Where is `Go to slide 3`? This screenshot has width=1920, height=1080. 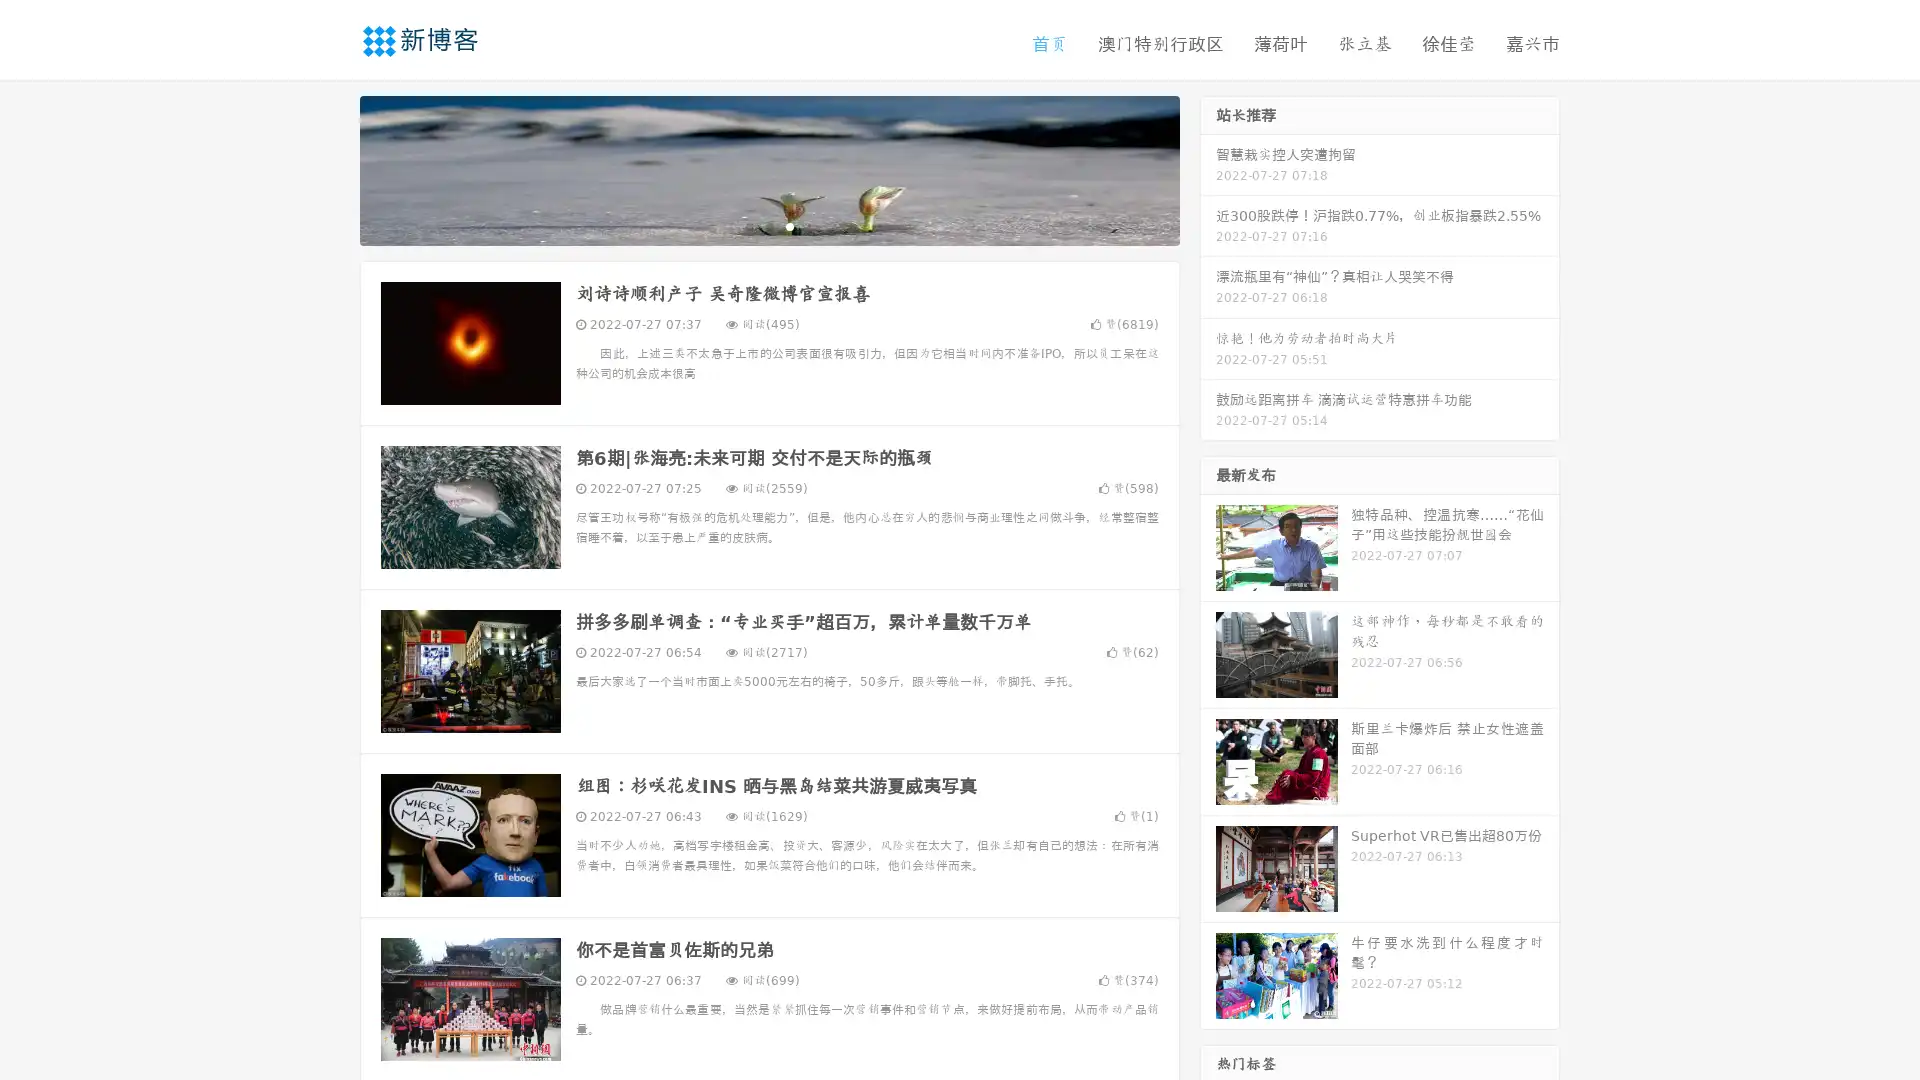 Go to slide 3 is located at coordinates (789, 225).